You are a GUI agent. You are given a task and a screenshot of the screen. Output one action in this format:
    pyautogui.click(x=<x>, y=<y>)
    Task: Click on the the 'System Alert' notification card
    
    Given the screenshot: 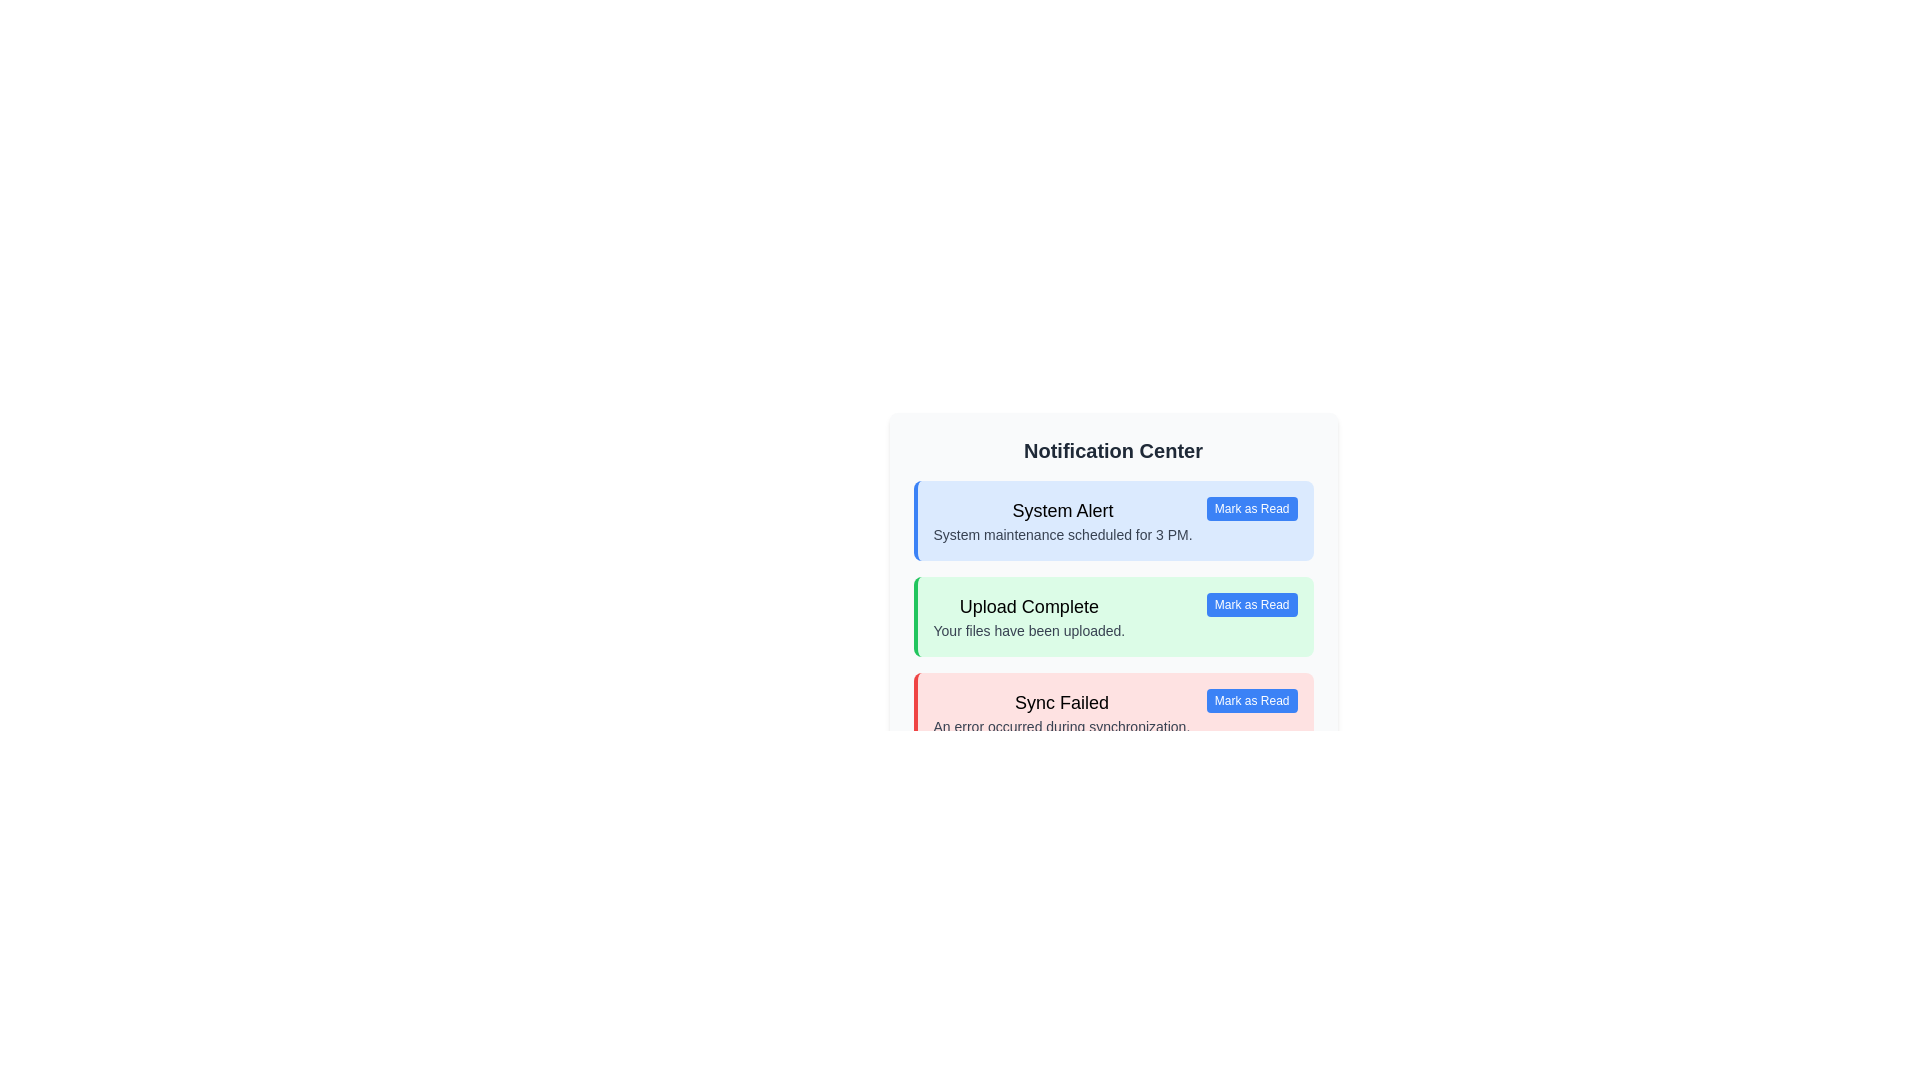 What is the action you would take?
    pyautogui.click(x=1112, y=519)
    